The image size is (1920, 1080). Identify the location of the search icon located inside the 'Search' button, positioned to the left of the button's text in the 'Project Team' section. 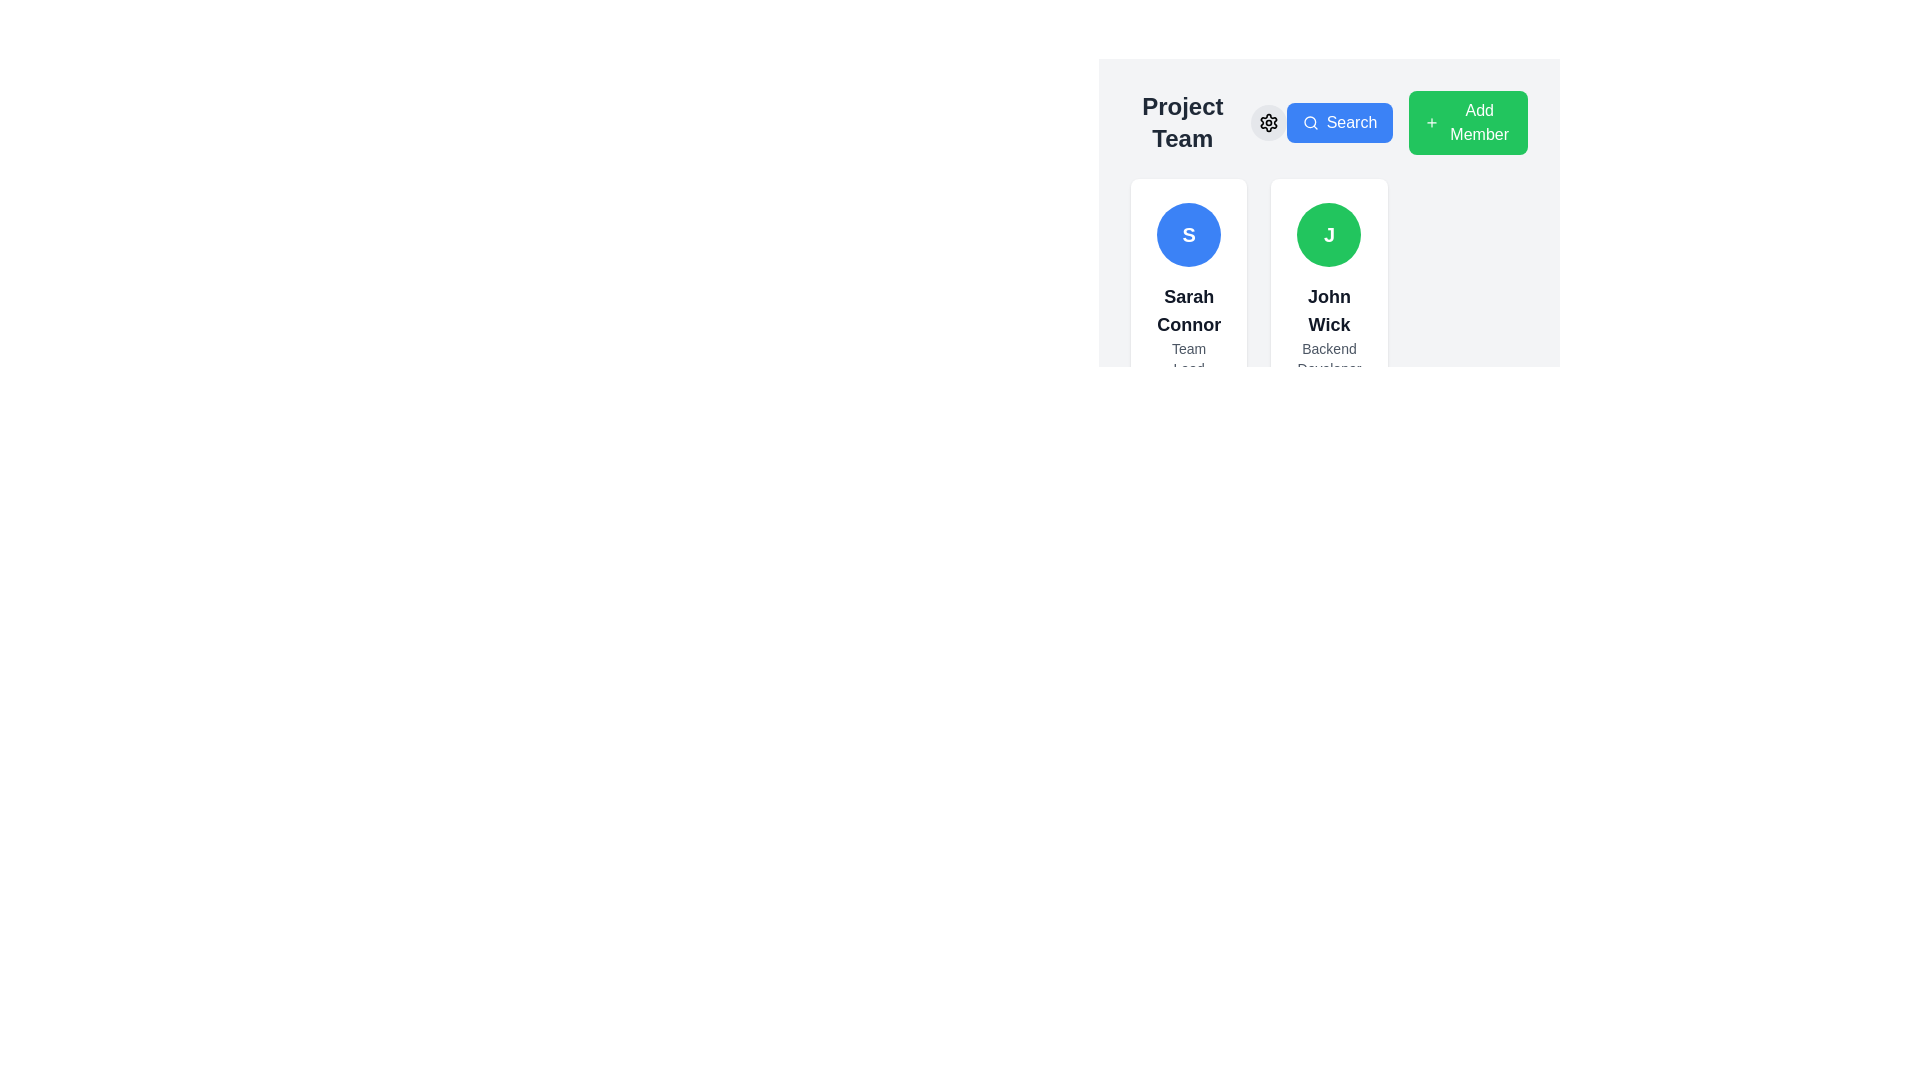
(1310, 123).